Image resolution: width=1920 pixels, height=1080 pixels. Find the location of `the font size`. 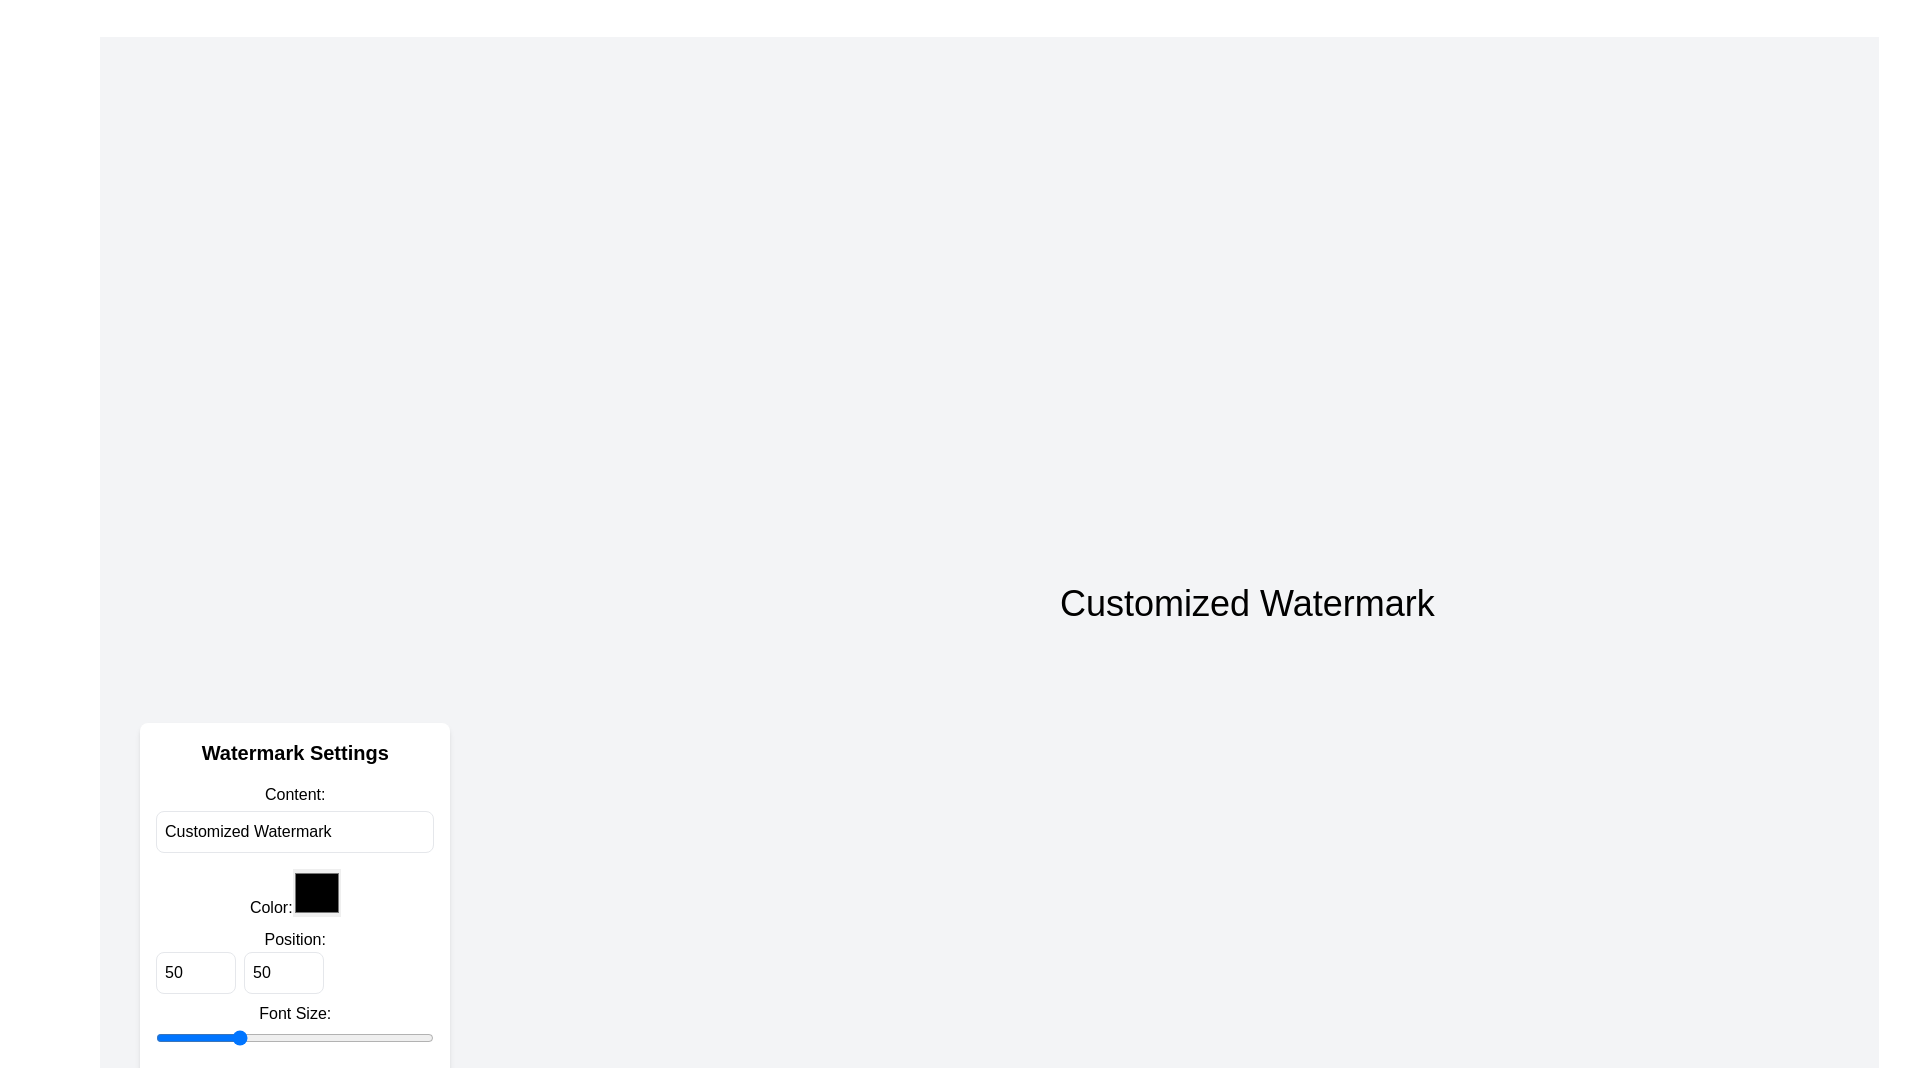

the font size is located at coordinates (353, 1036).